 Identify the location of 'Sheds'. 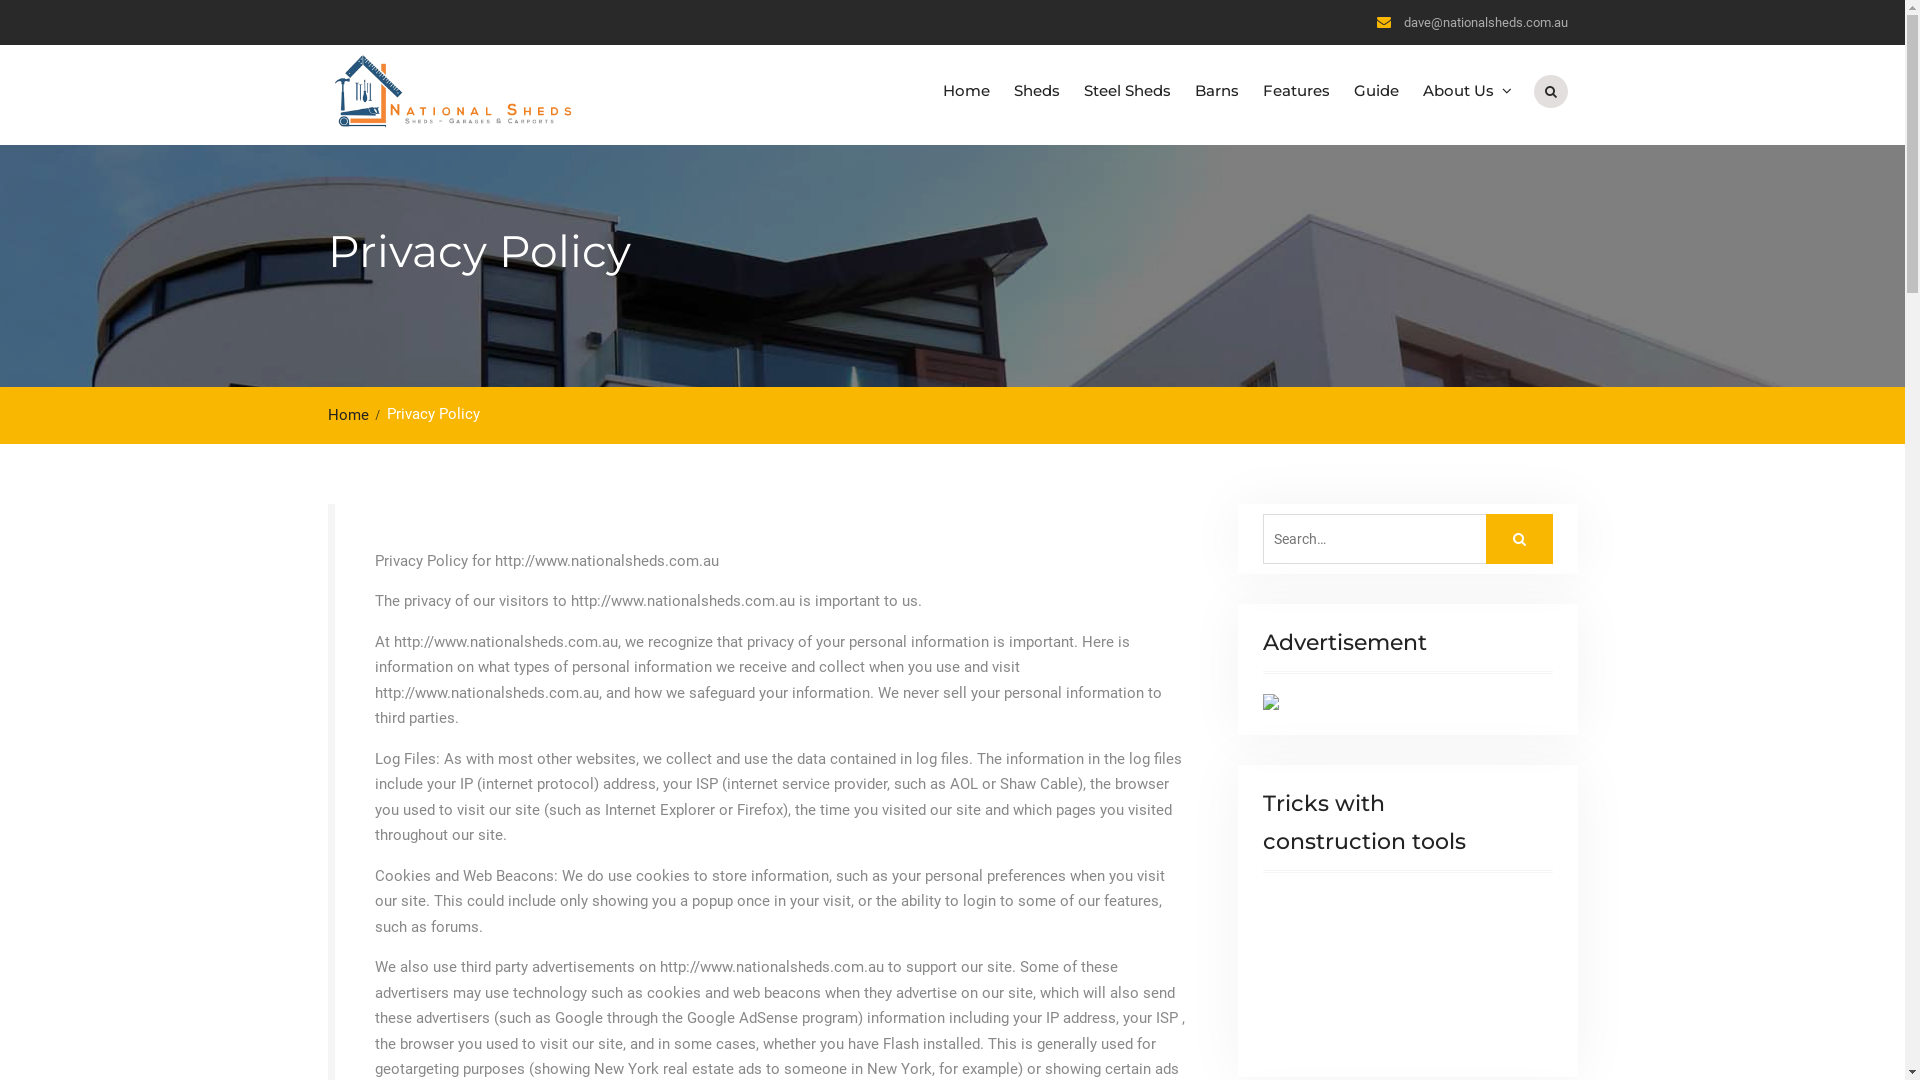
(1036, 91).